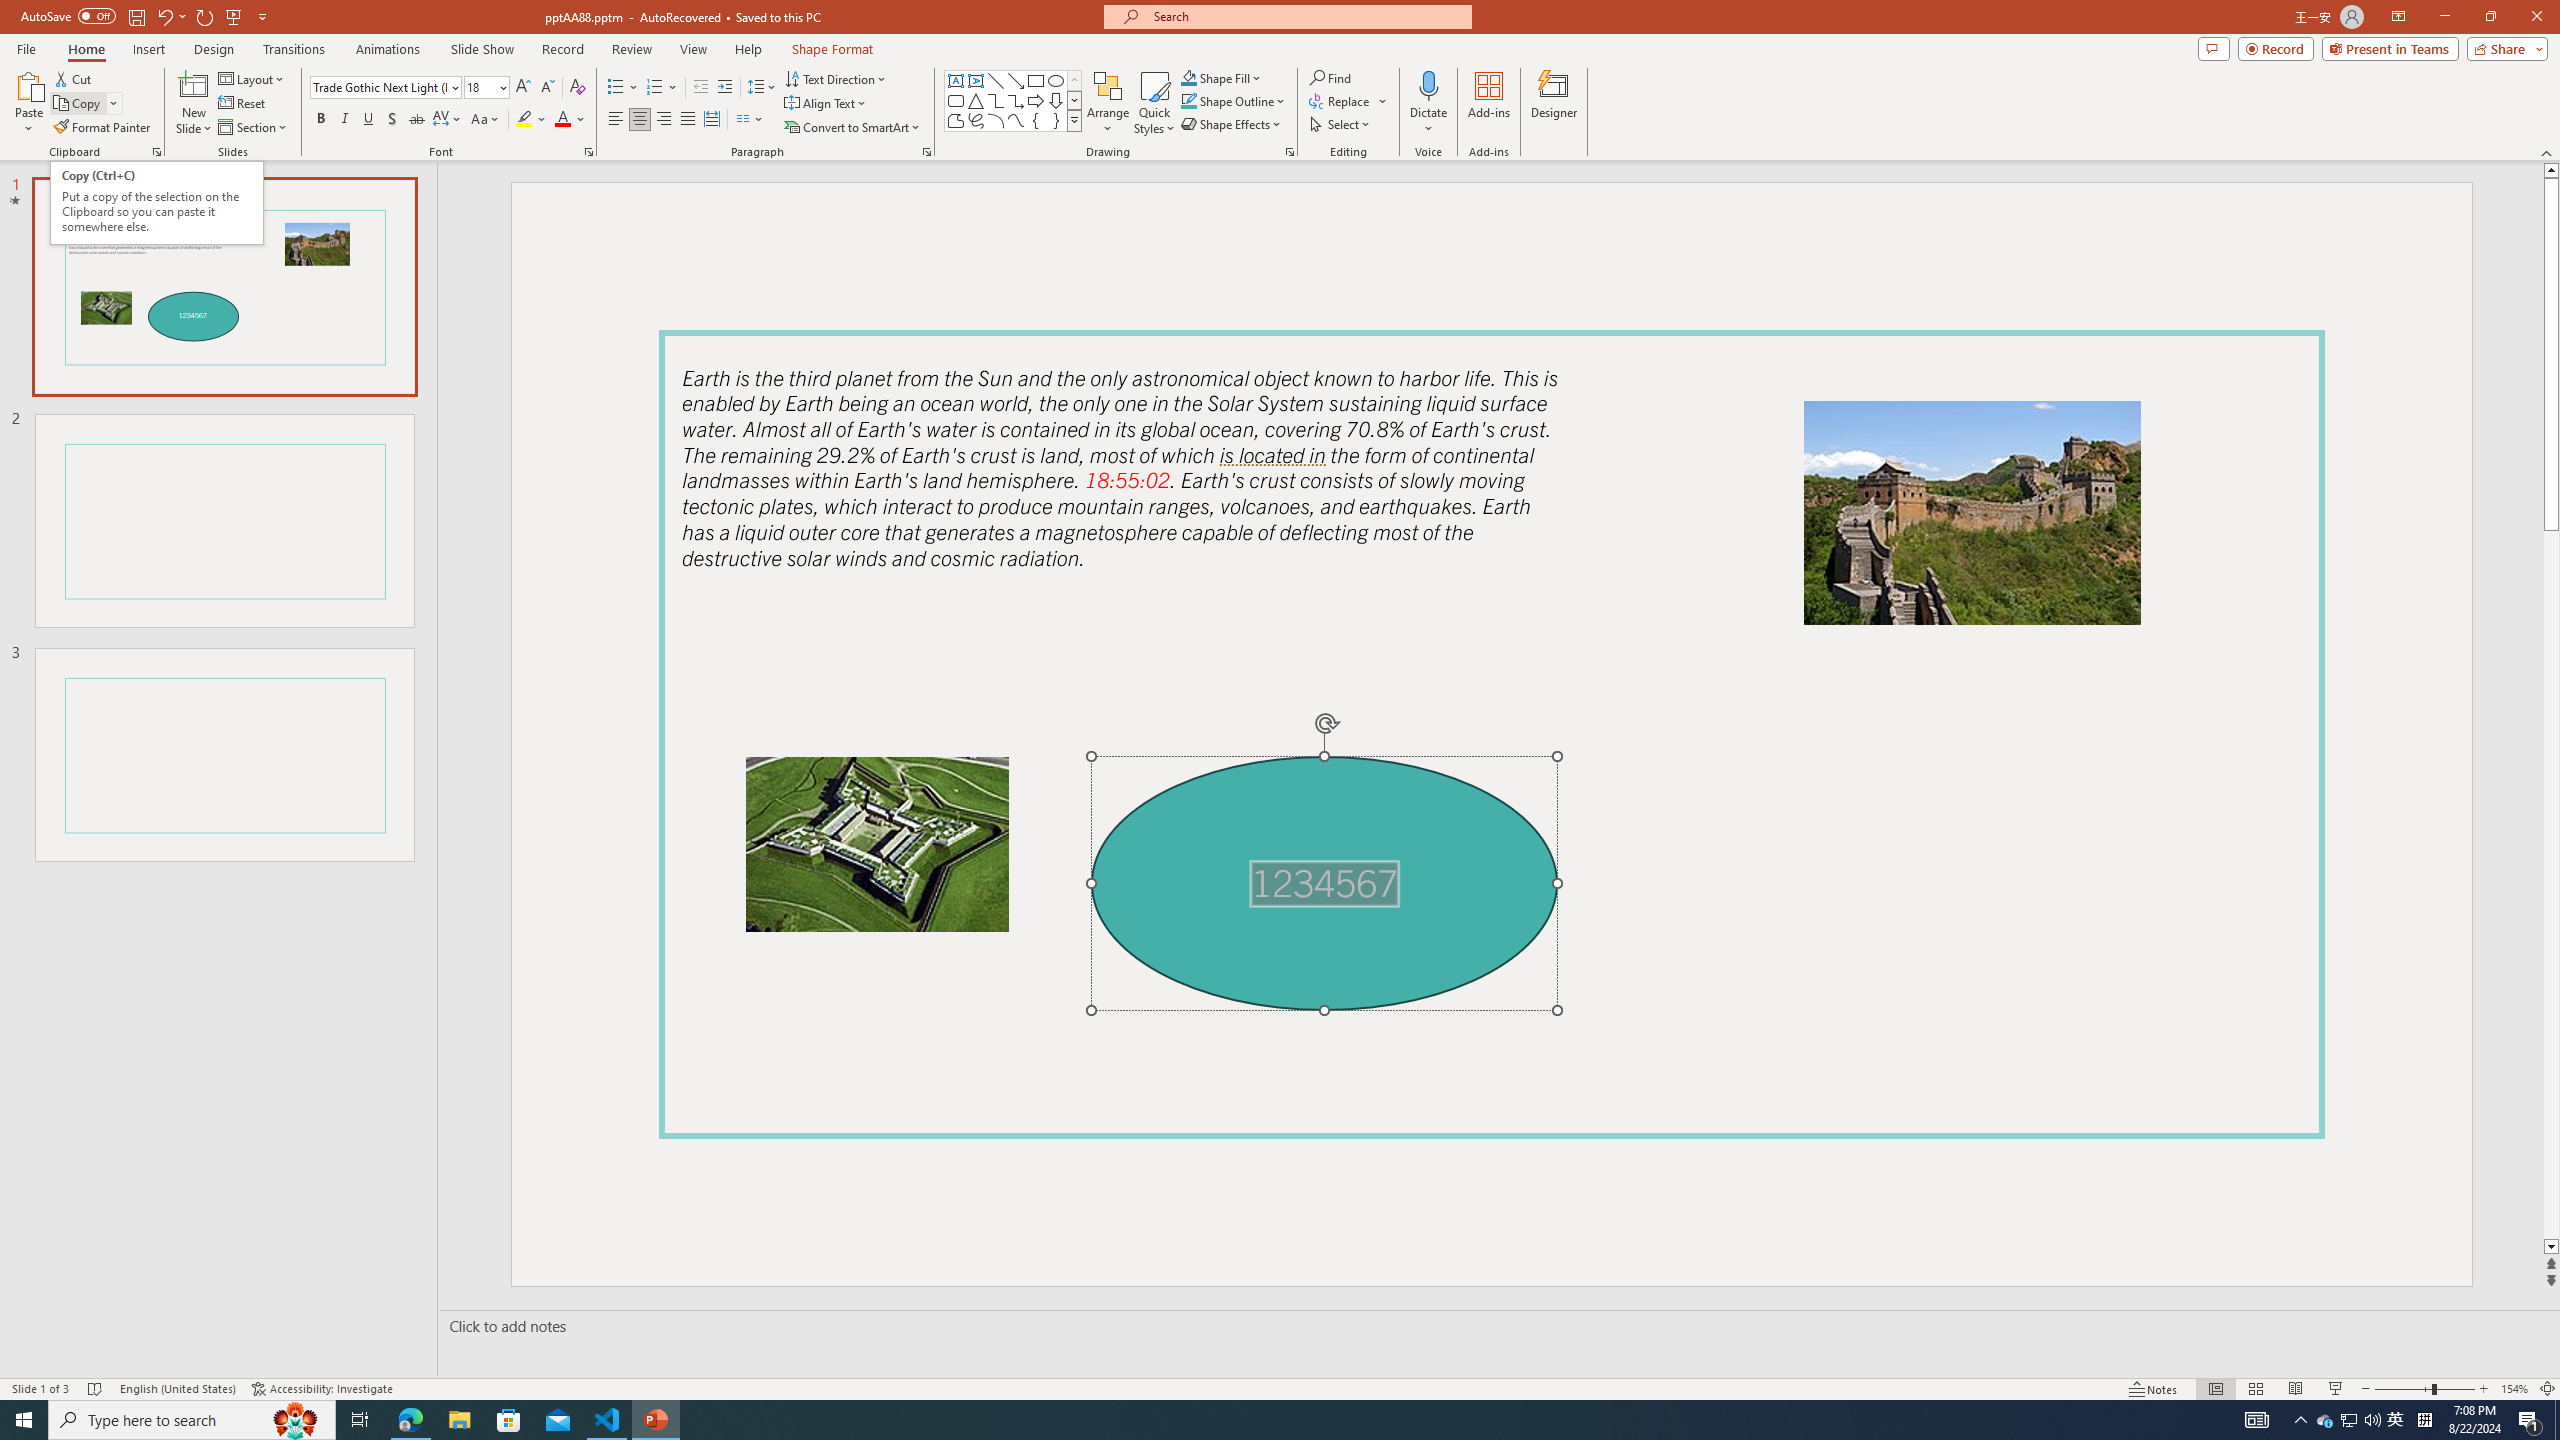  I want to click on 'Shape Outline Teal, Accent 1', so click(1189, 99).